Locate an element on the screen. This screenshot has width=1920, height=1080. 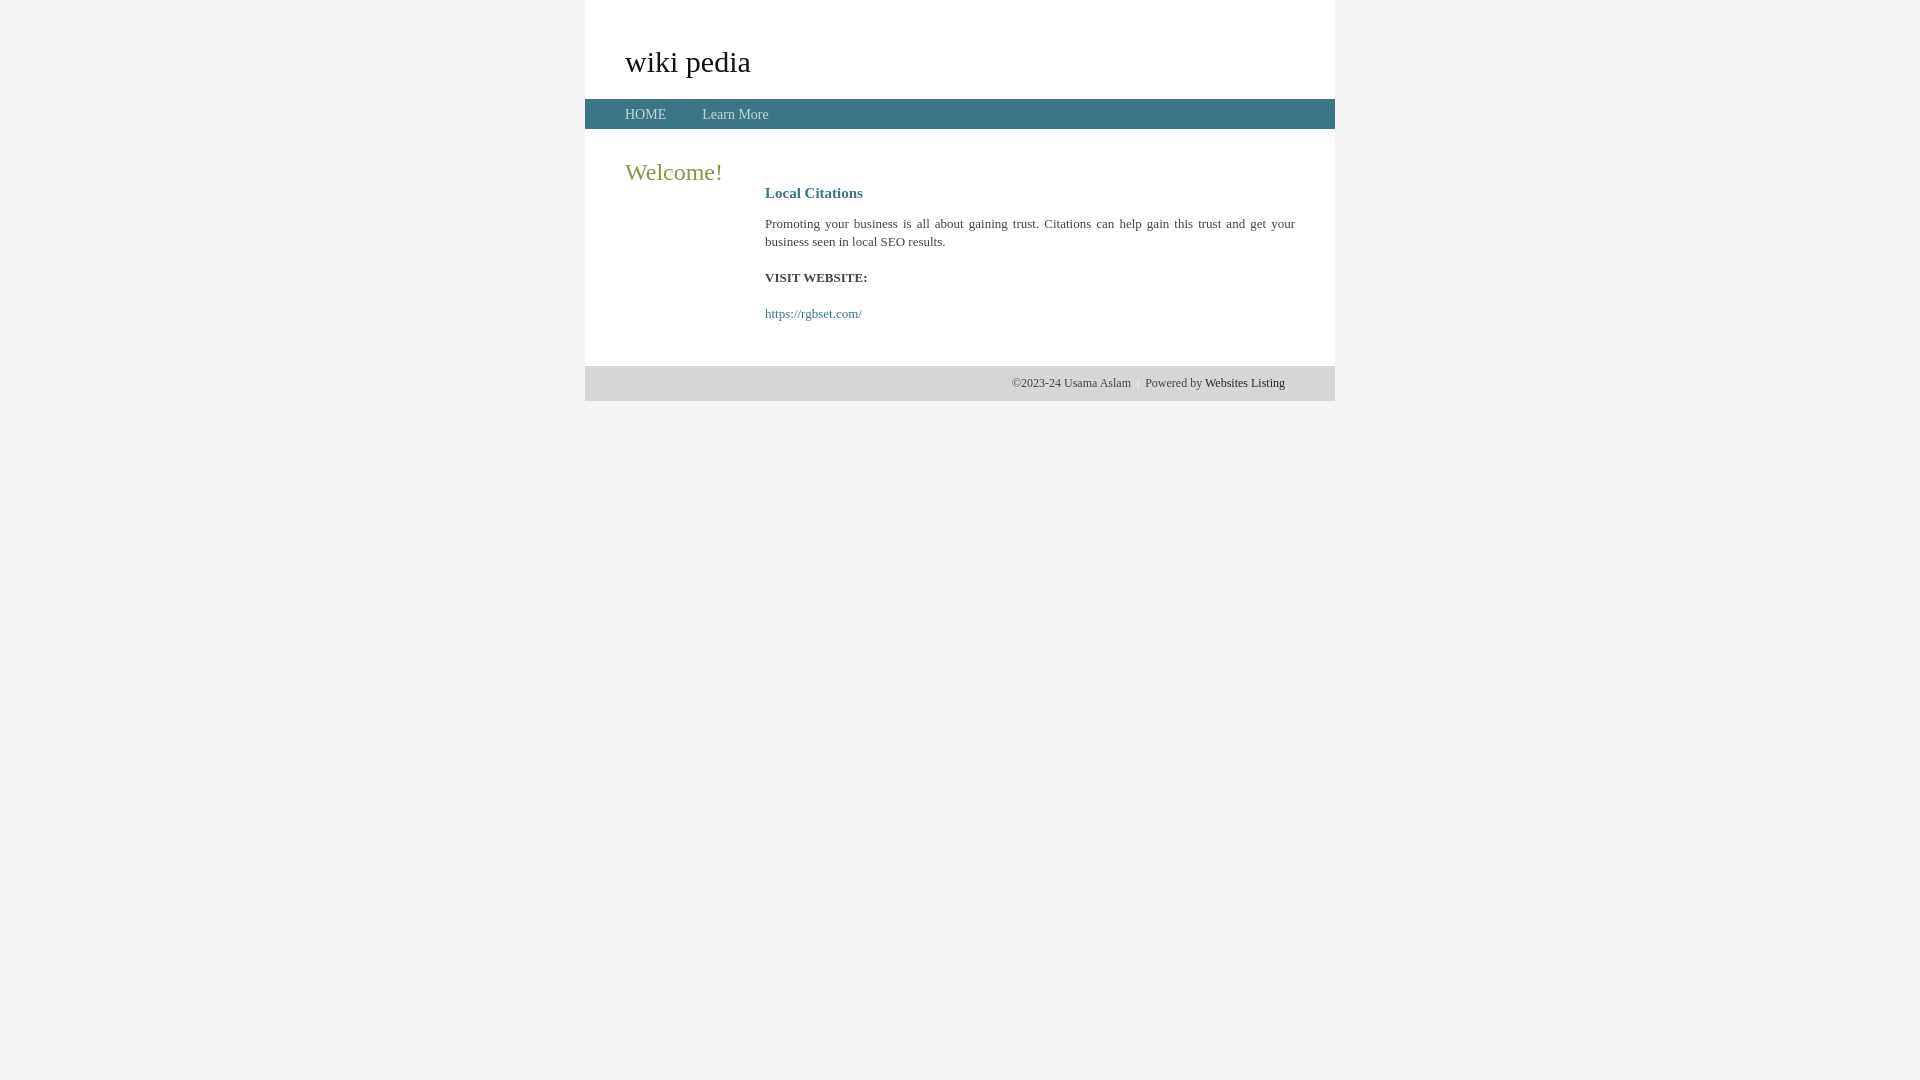
'wiki pedia' is located at coordinates (687, 60).